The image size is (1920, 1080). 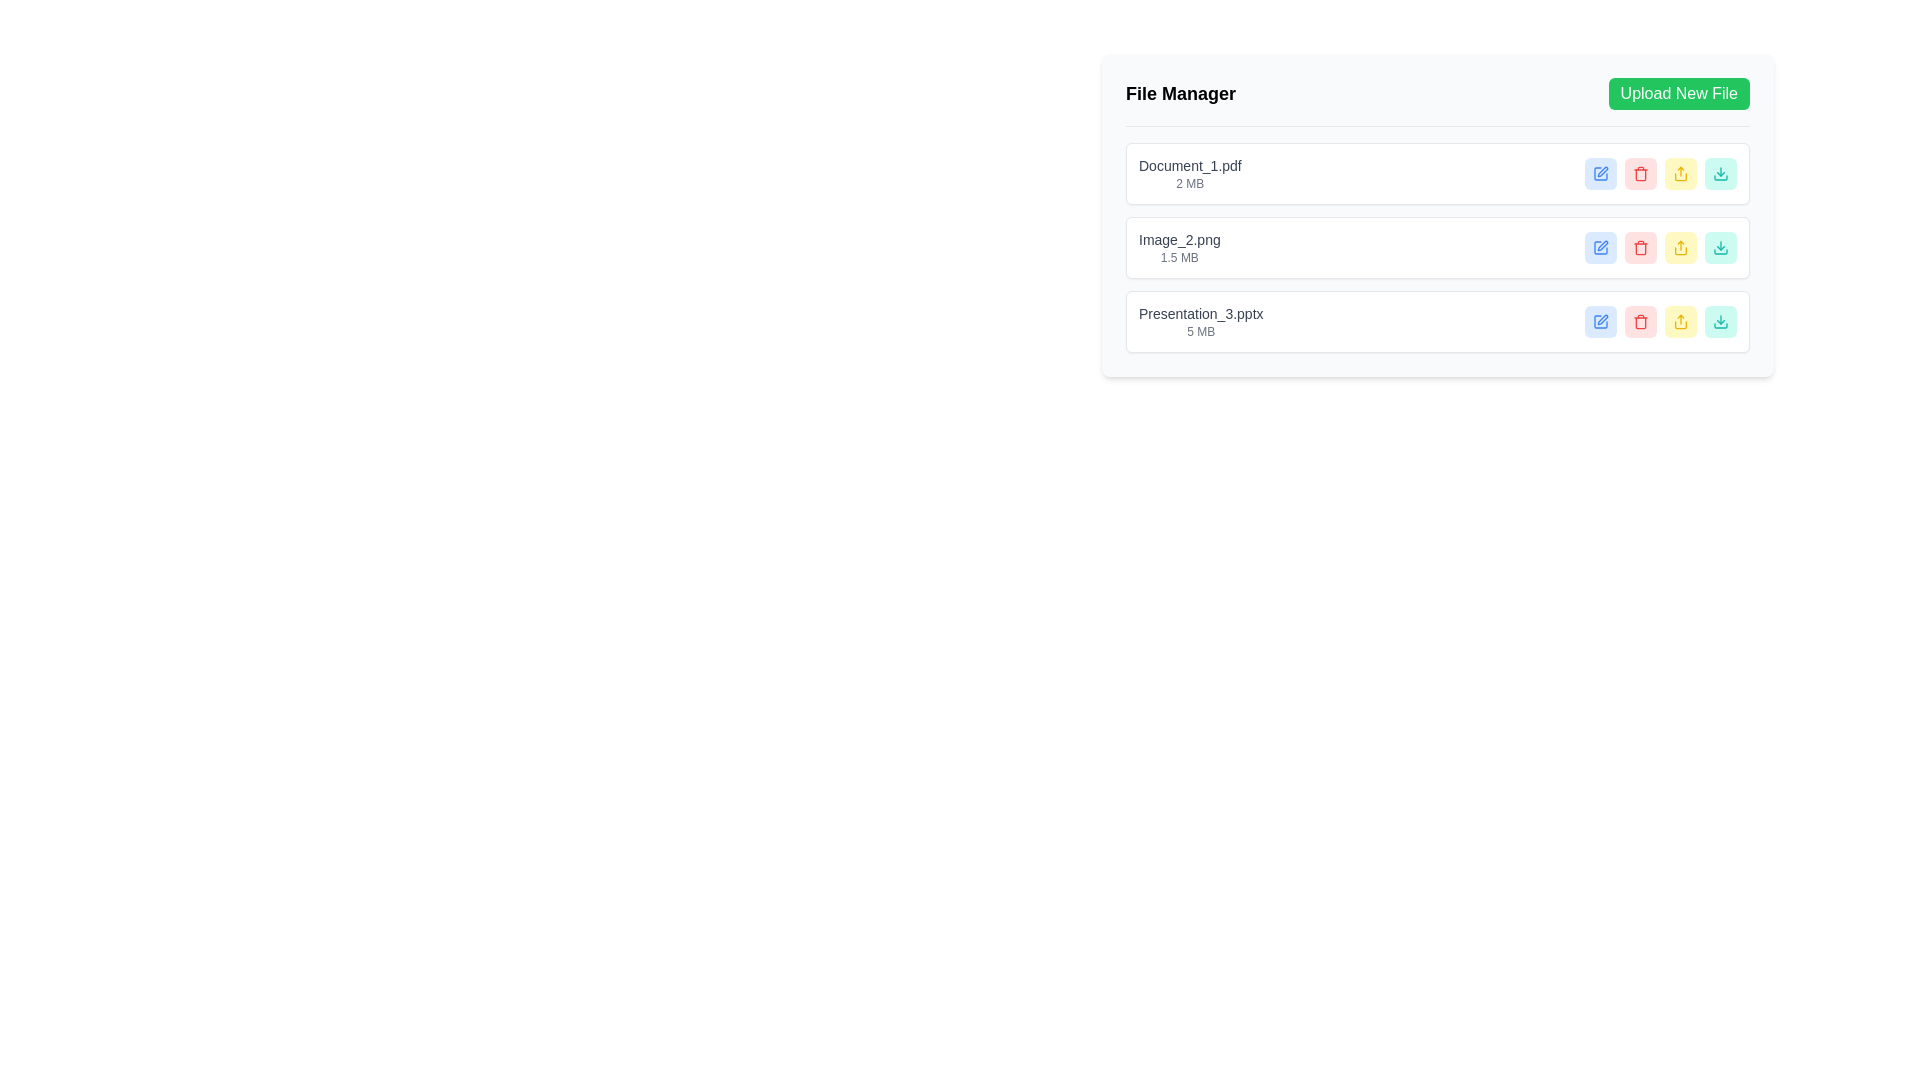 I want to click on the edit icon associated with the file entry 'Image_2.png' in the file manager application, so click(x=1601, y=246).